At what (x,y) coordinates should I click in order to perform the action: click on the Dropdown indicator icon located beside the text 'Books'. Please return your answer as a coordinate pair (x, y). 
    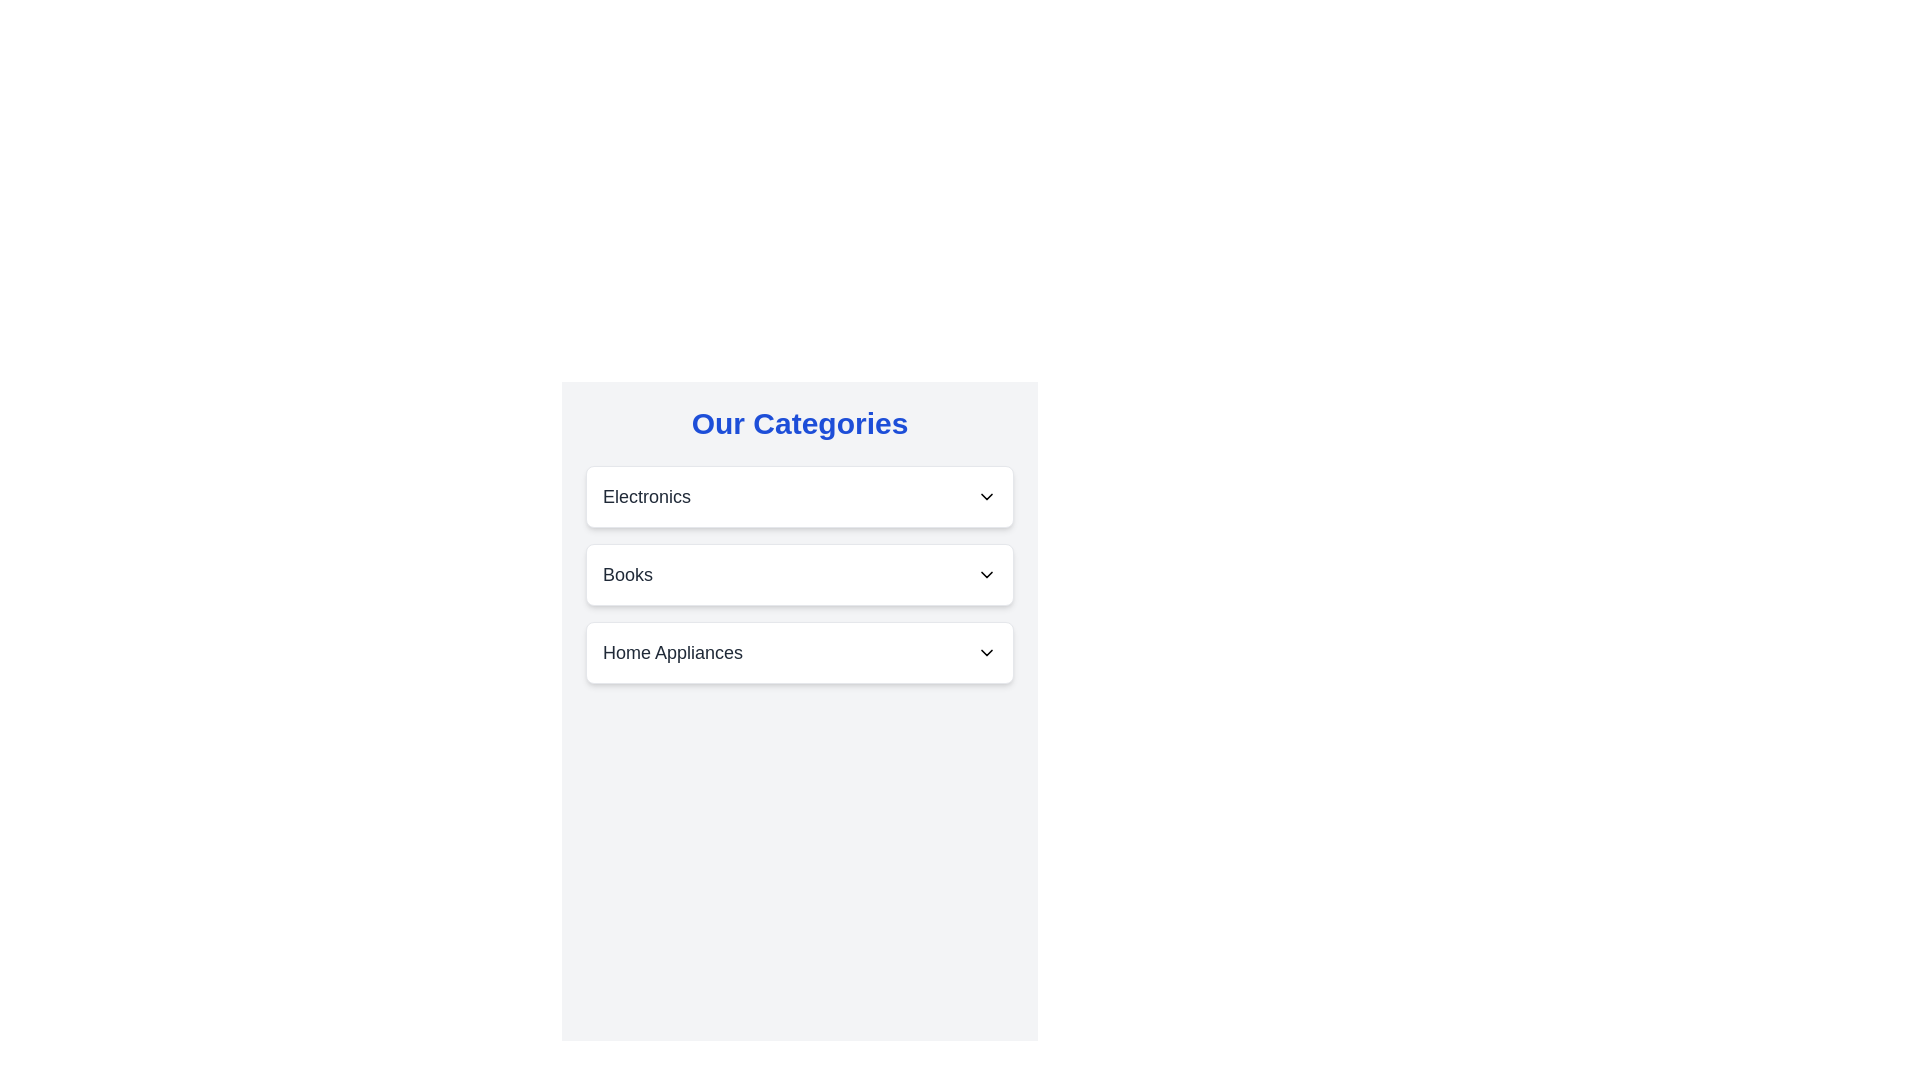
    Looking at the image, I should click on (987, 574).